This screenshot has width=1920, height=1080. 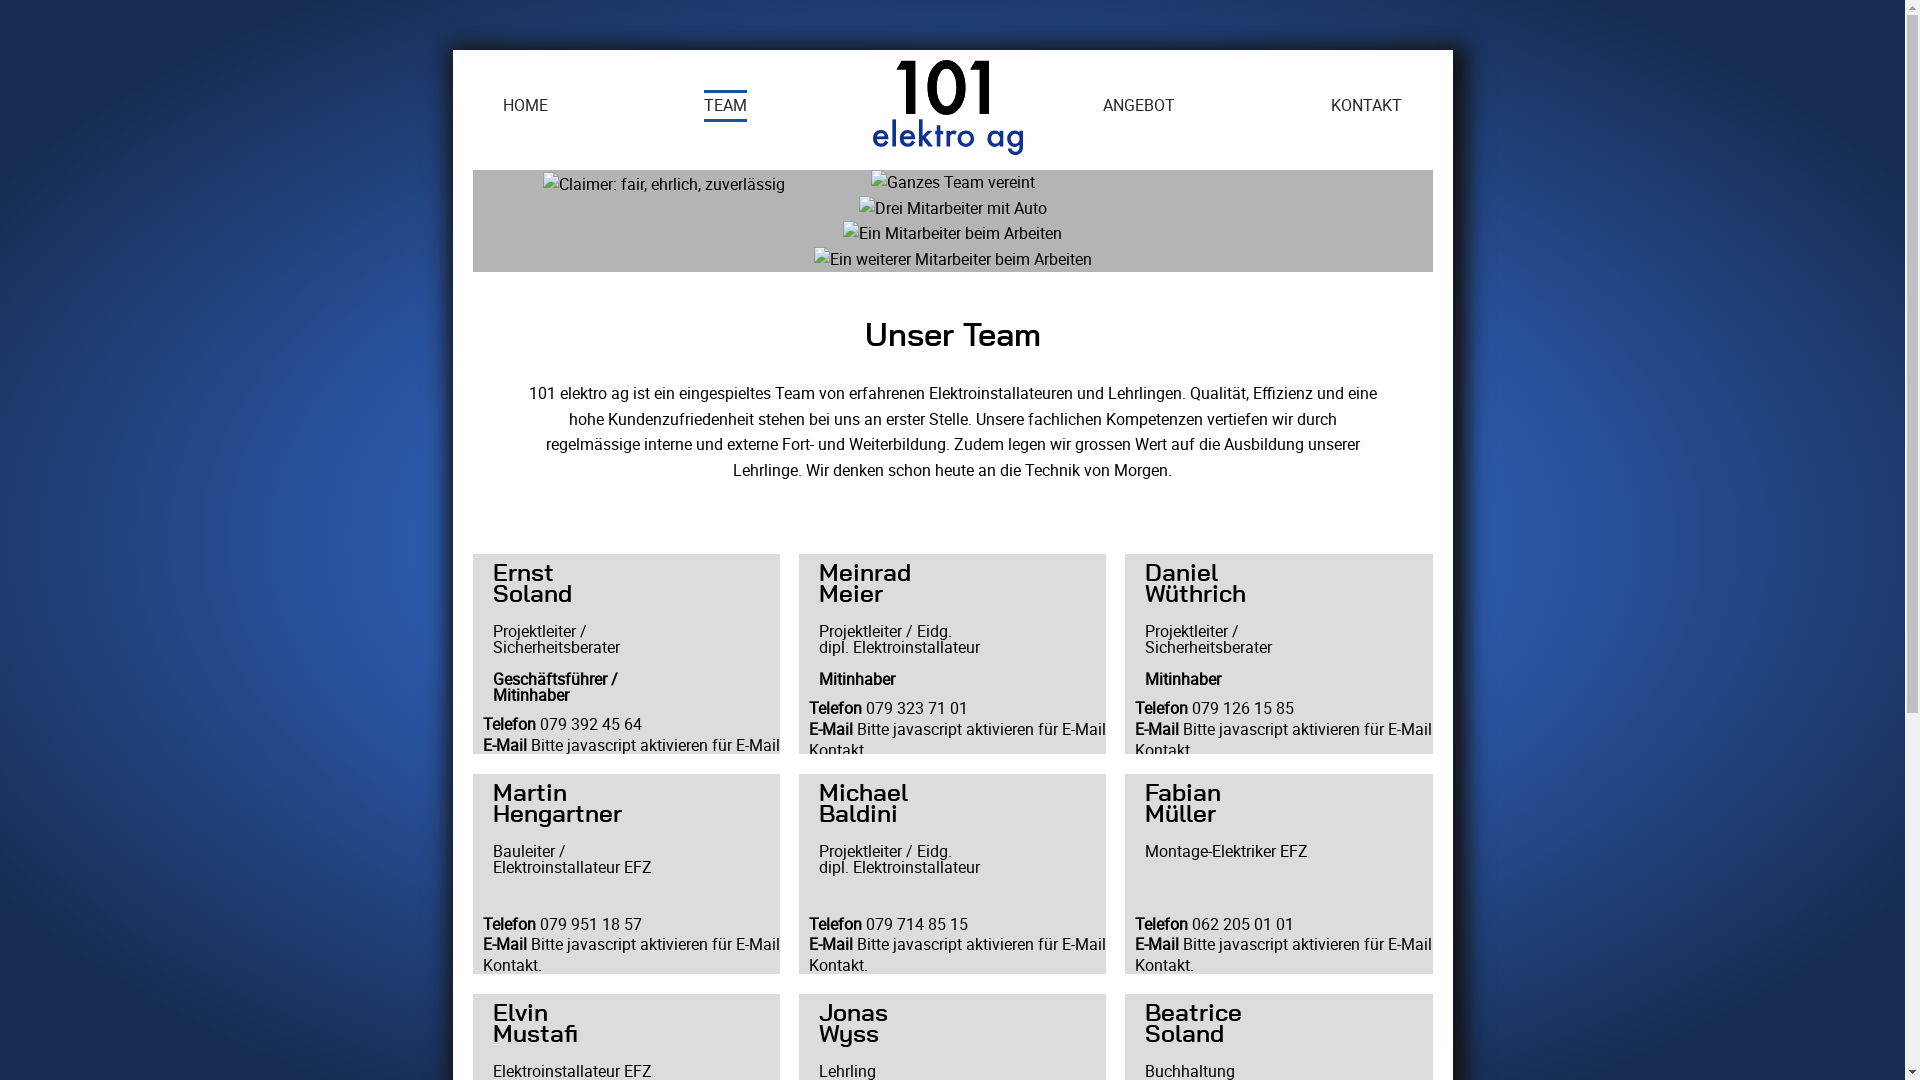 What do you see at coordinates (1102, 104) in the screenshot?
I see `'ANGEBOT'` at bounding box center [1102, 104].